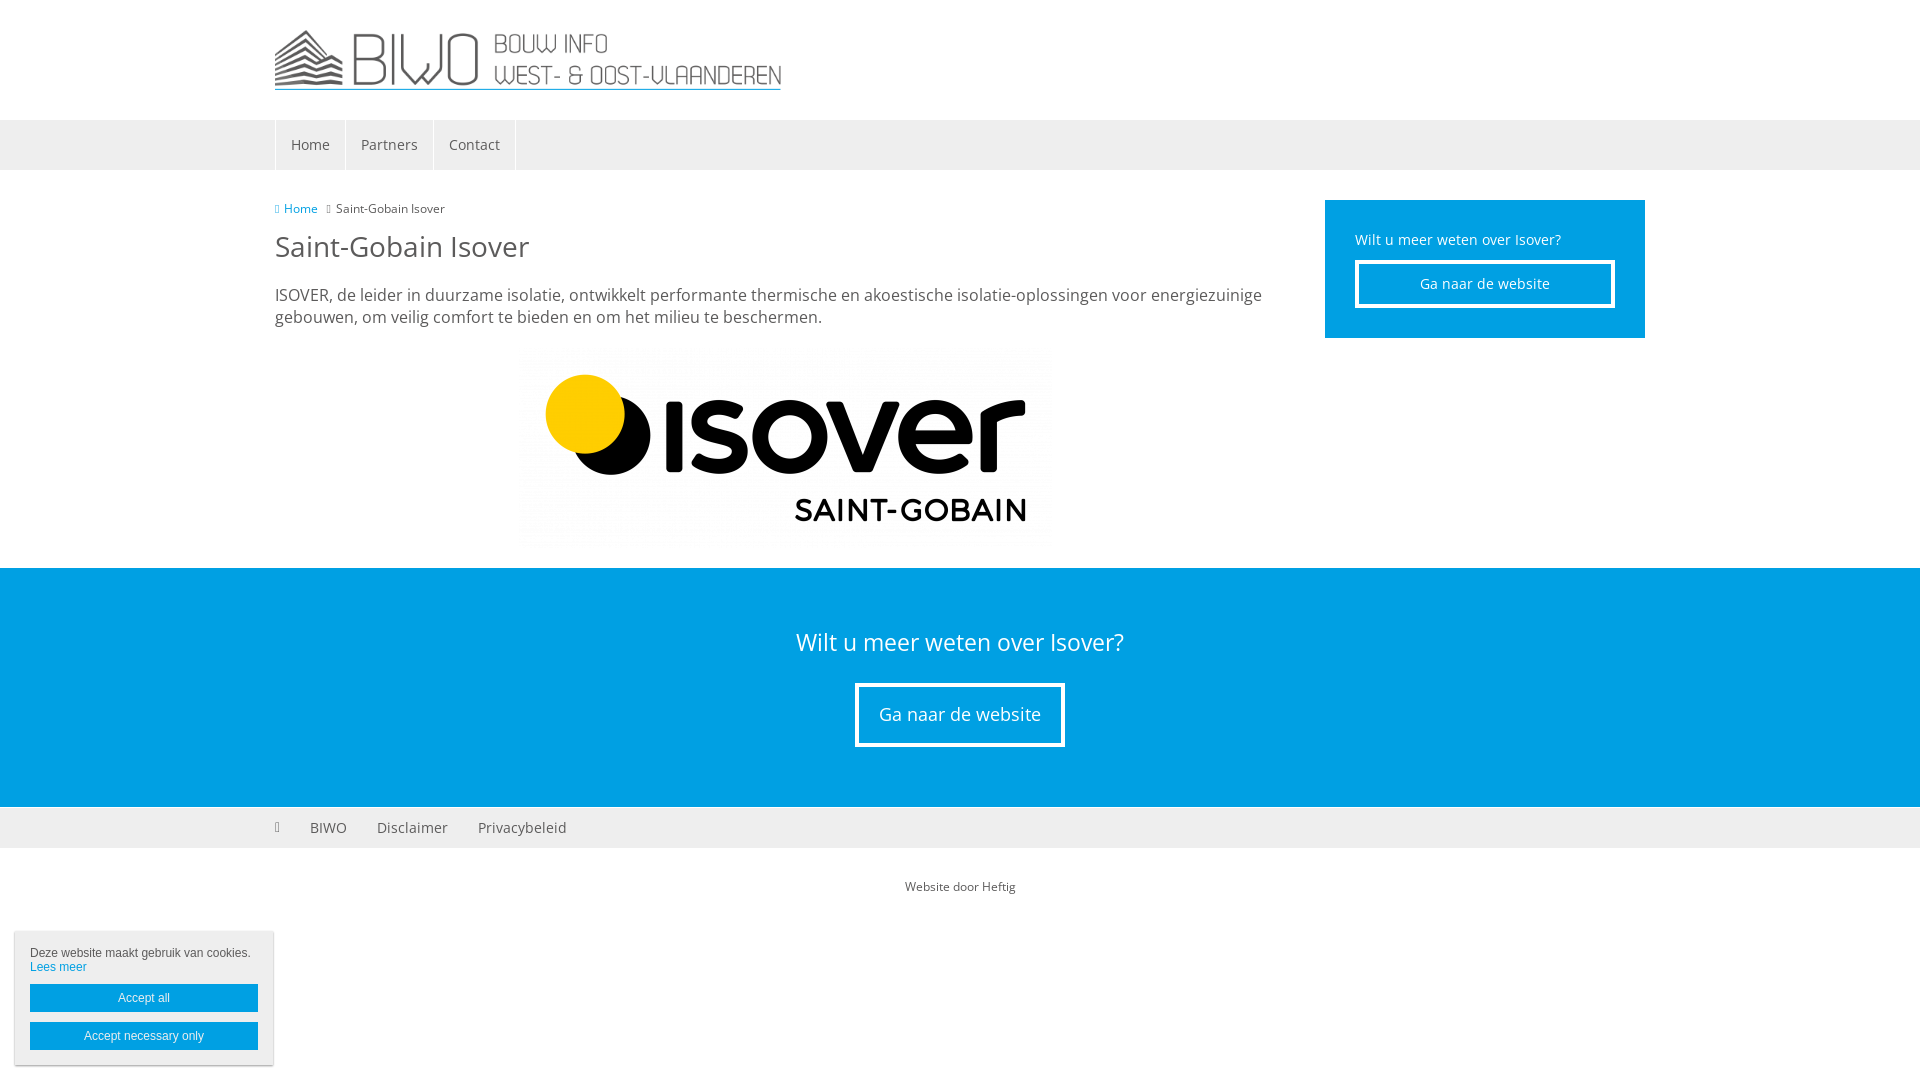 The height and width of the screenshot is (1080, 1920). Describe the element at coordinates (528, 59) in the screenshot. I see `'Home | Bouw Info West- & Oost-Vlaanderen'` at that location.